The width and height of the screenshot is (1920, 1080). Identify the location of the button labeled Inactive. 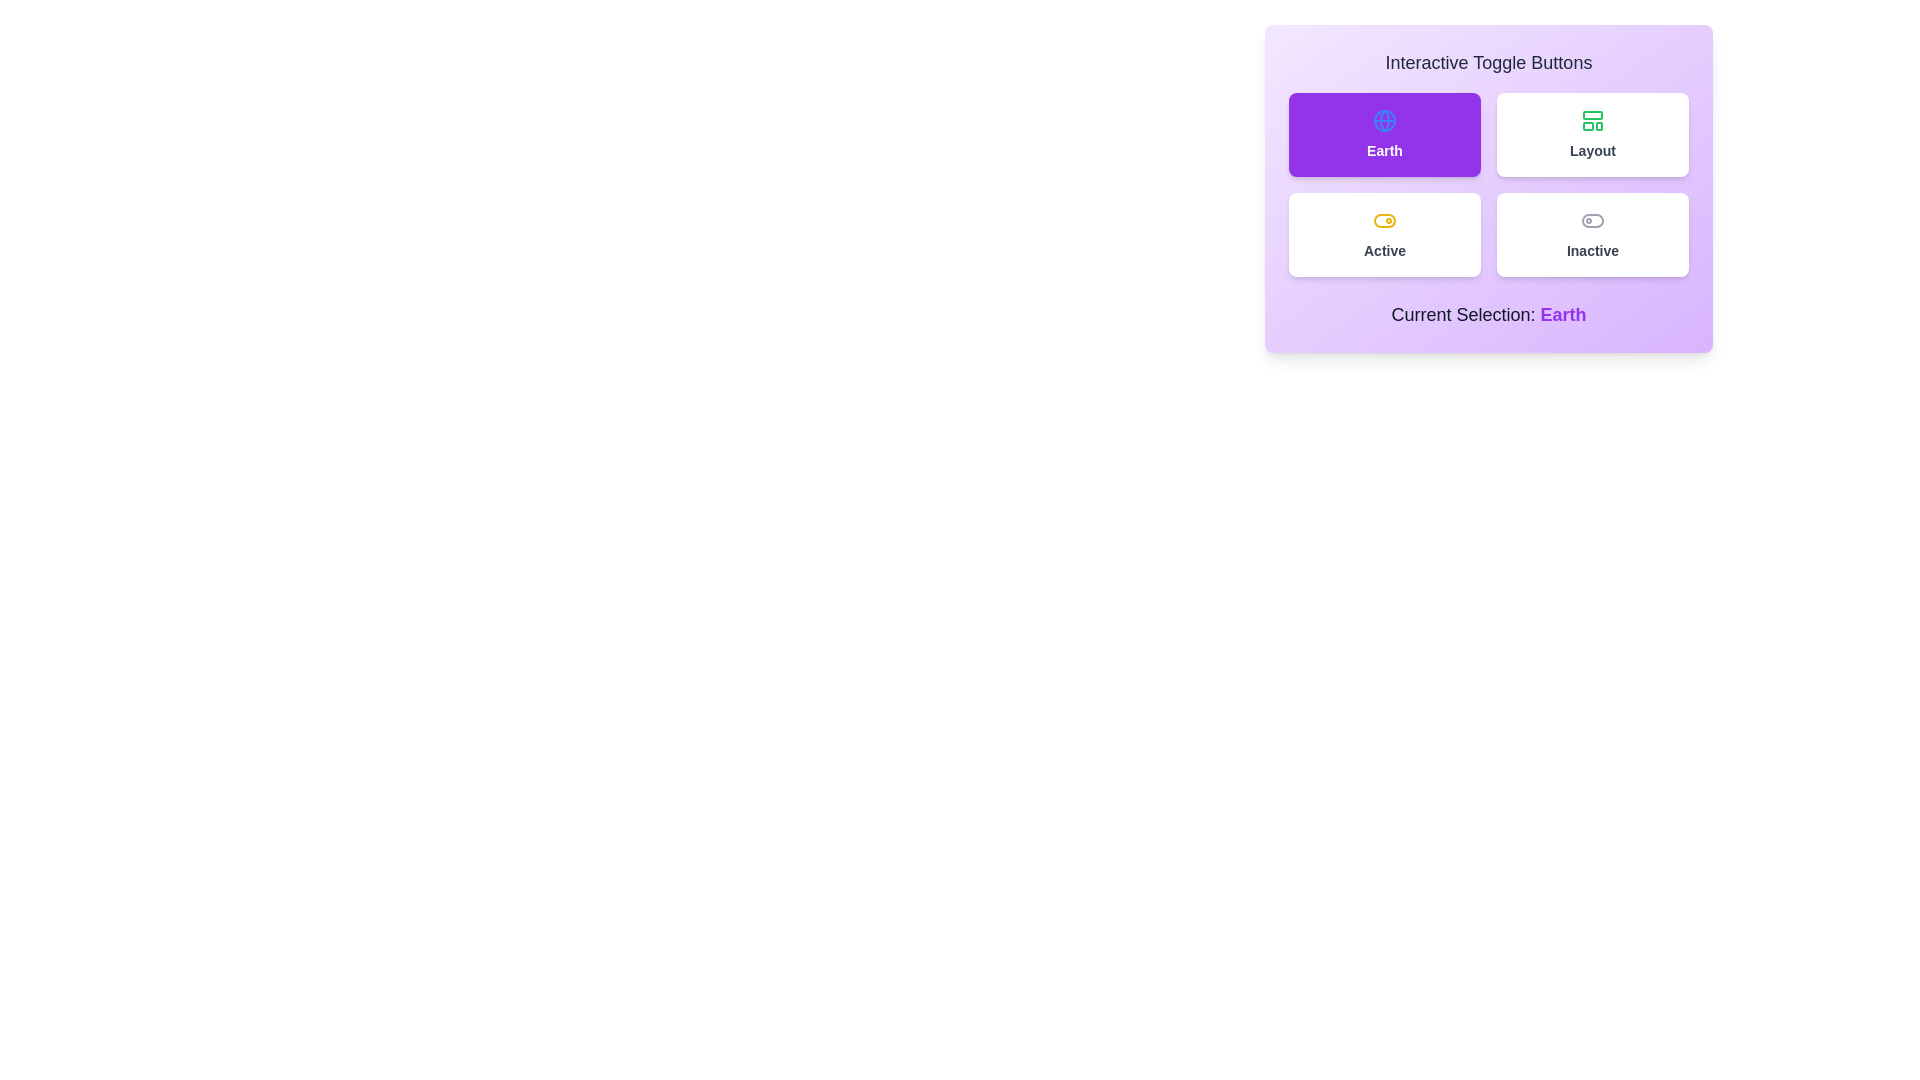
(1592, 234).